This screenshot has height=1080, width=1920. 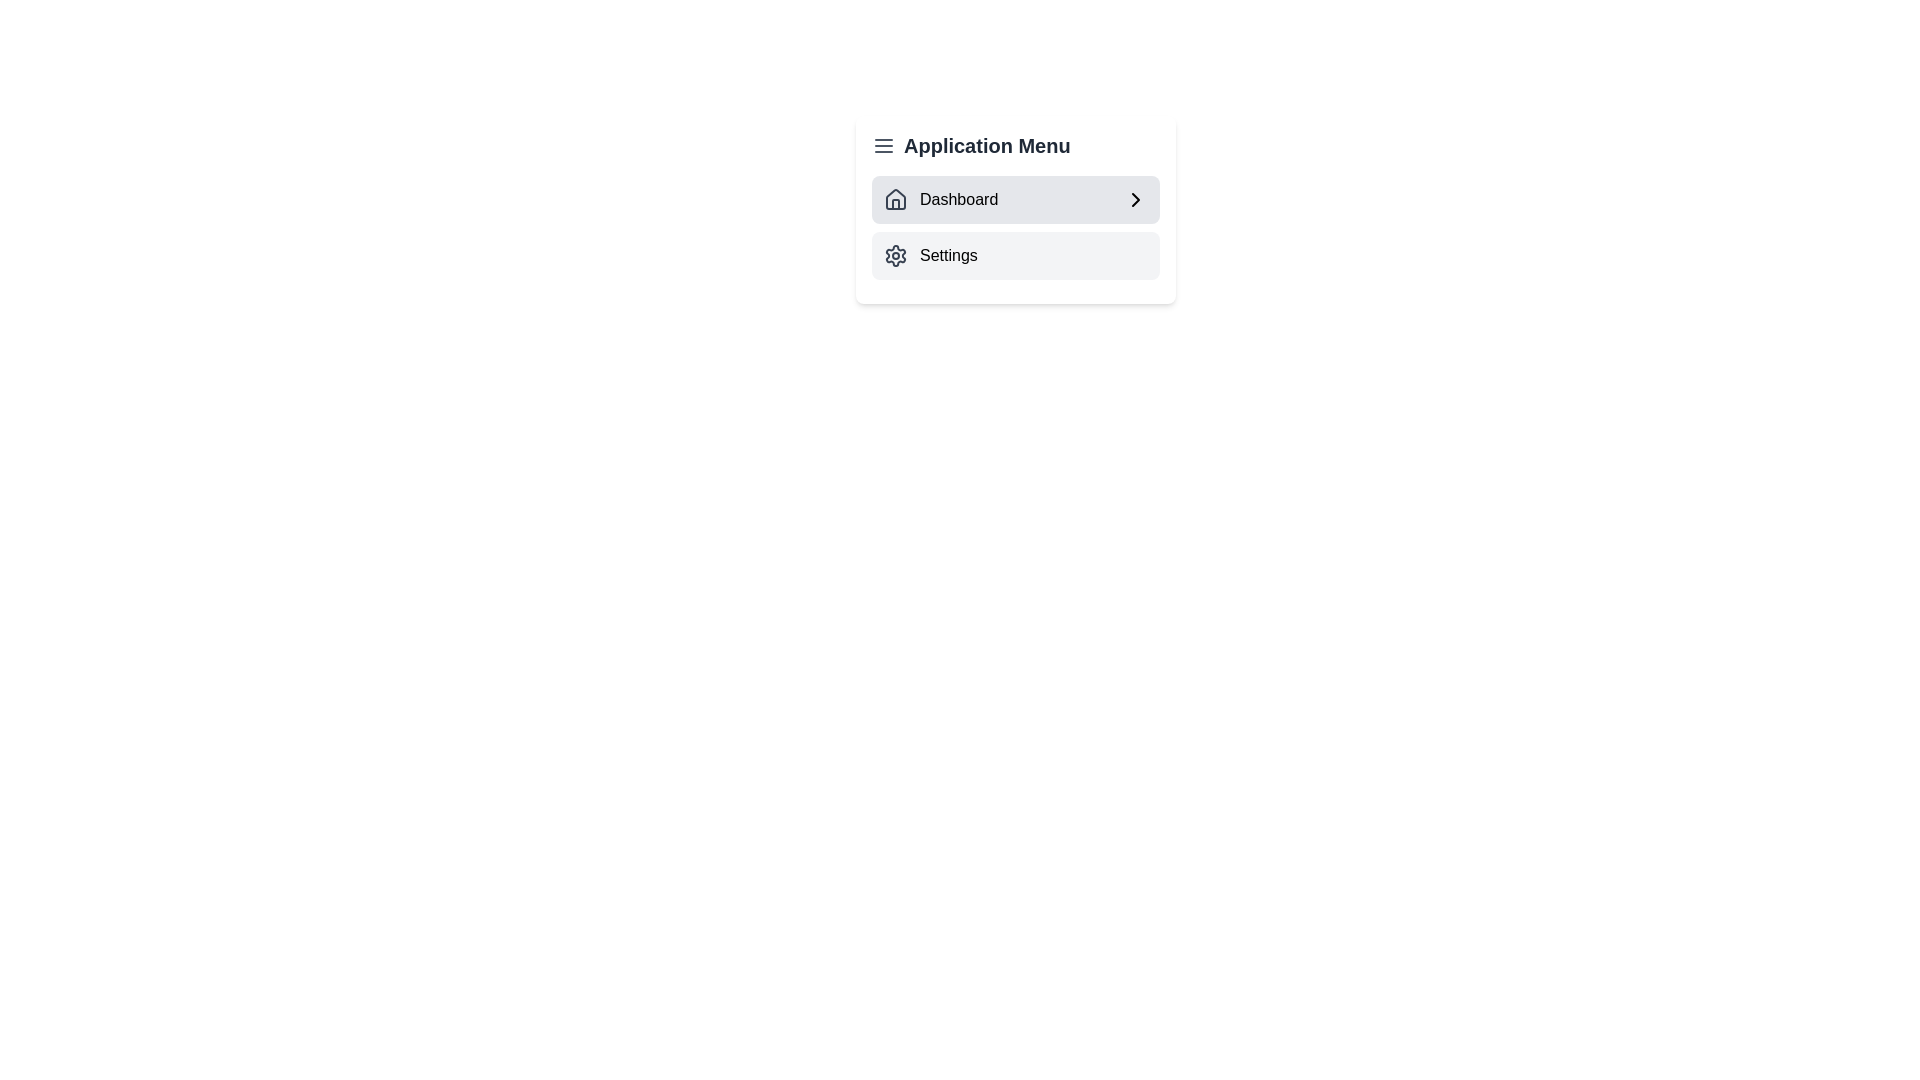 What do you see at coordinates (882, 145) in the screenshot?
I see `the menu toggle icon located to the left of the 'Application Menu' text` at bounding box center [882, 145].